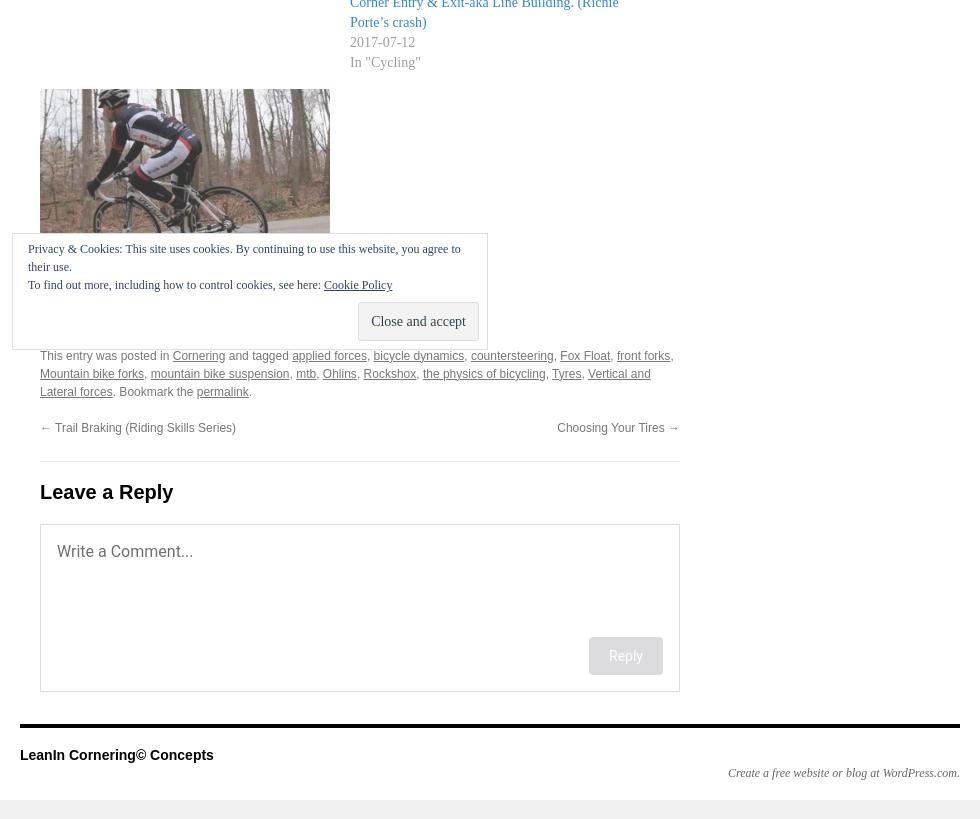  What do you see at coordinates (626, 655) in the screenshot?
I see `'Reply'` at bounding box center [626, 655].